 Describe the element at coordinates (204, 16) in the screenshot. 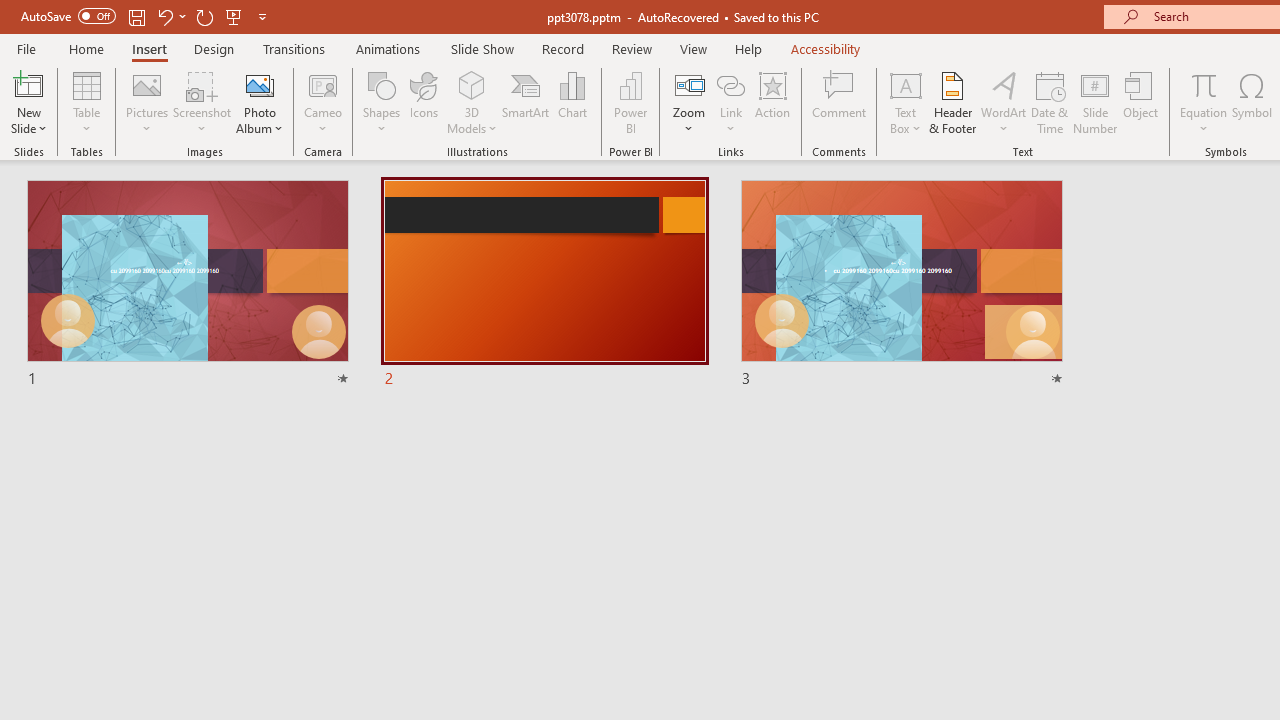

I see `'Redo'` at that location.